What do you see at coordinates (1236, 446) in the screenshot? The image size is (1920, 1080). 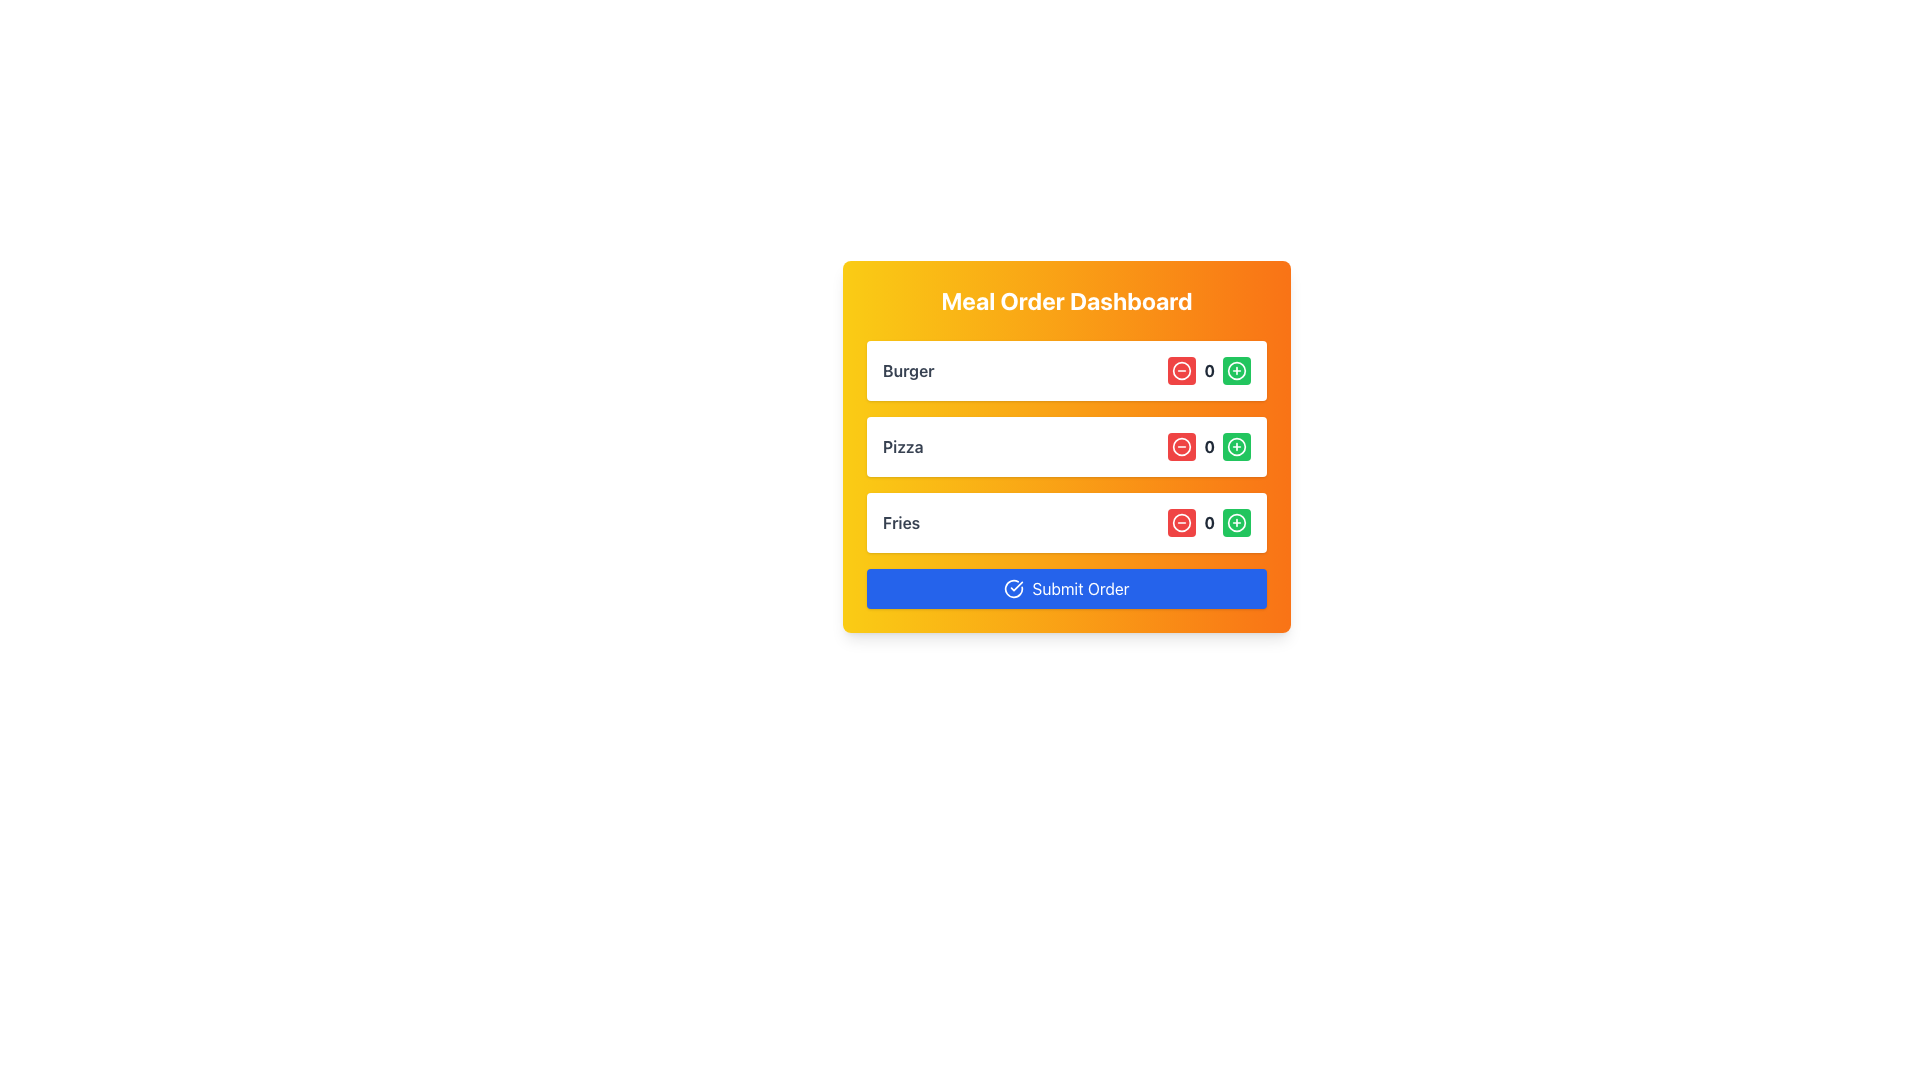 I see `the increment button located to the far right of the horizontal grouping, adjacent to the bold '0' count text, to observe its visual response` at bounding box center [1236, 446].